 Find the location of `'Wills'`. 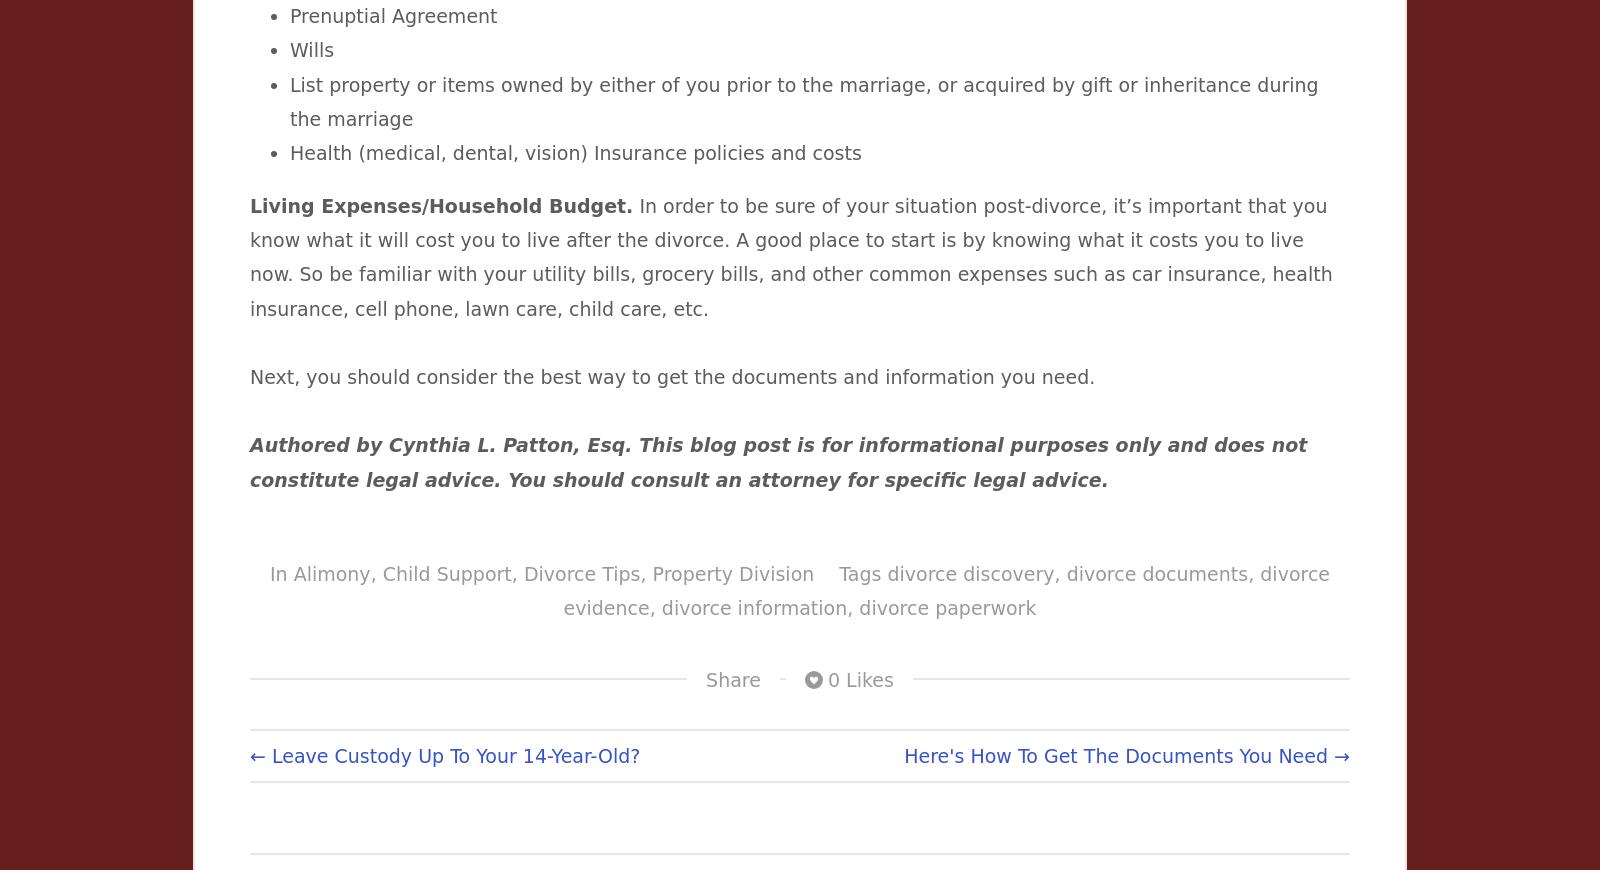

'Wills' is located at coordinates (312, 49).